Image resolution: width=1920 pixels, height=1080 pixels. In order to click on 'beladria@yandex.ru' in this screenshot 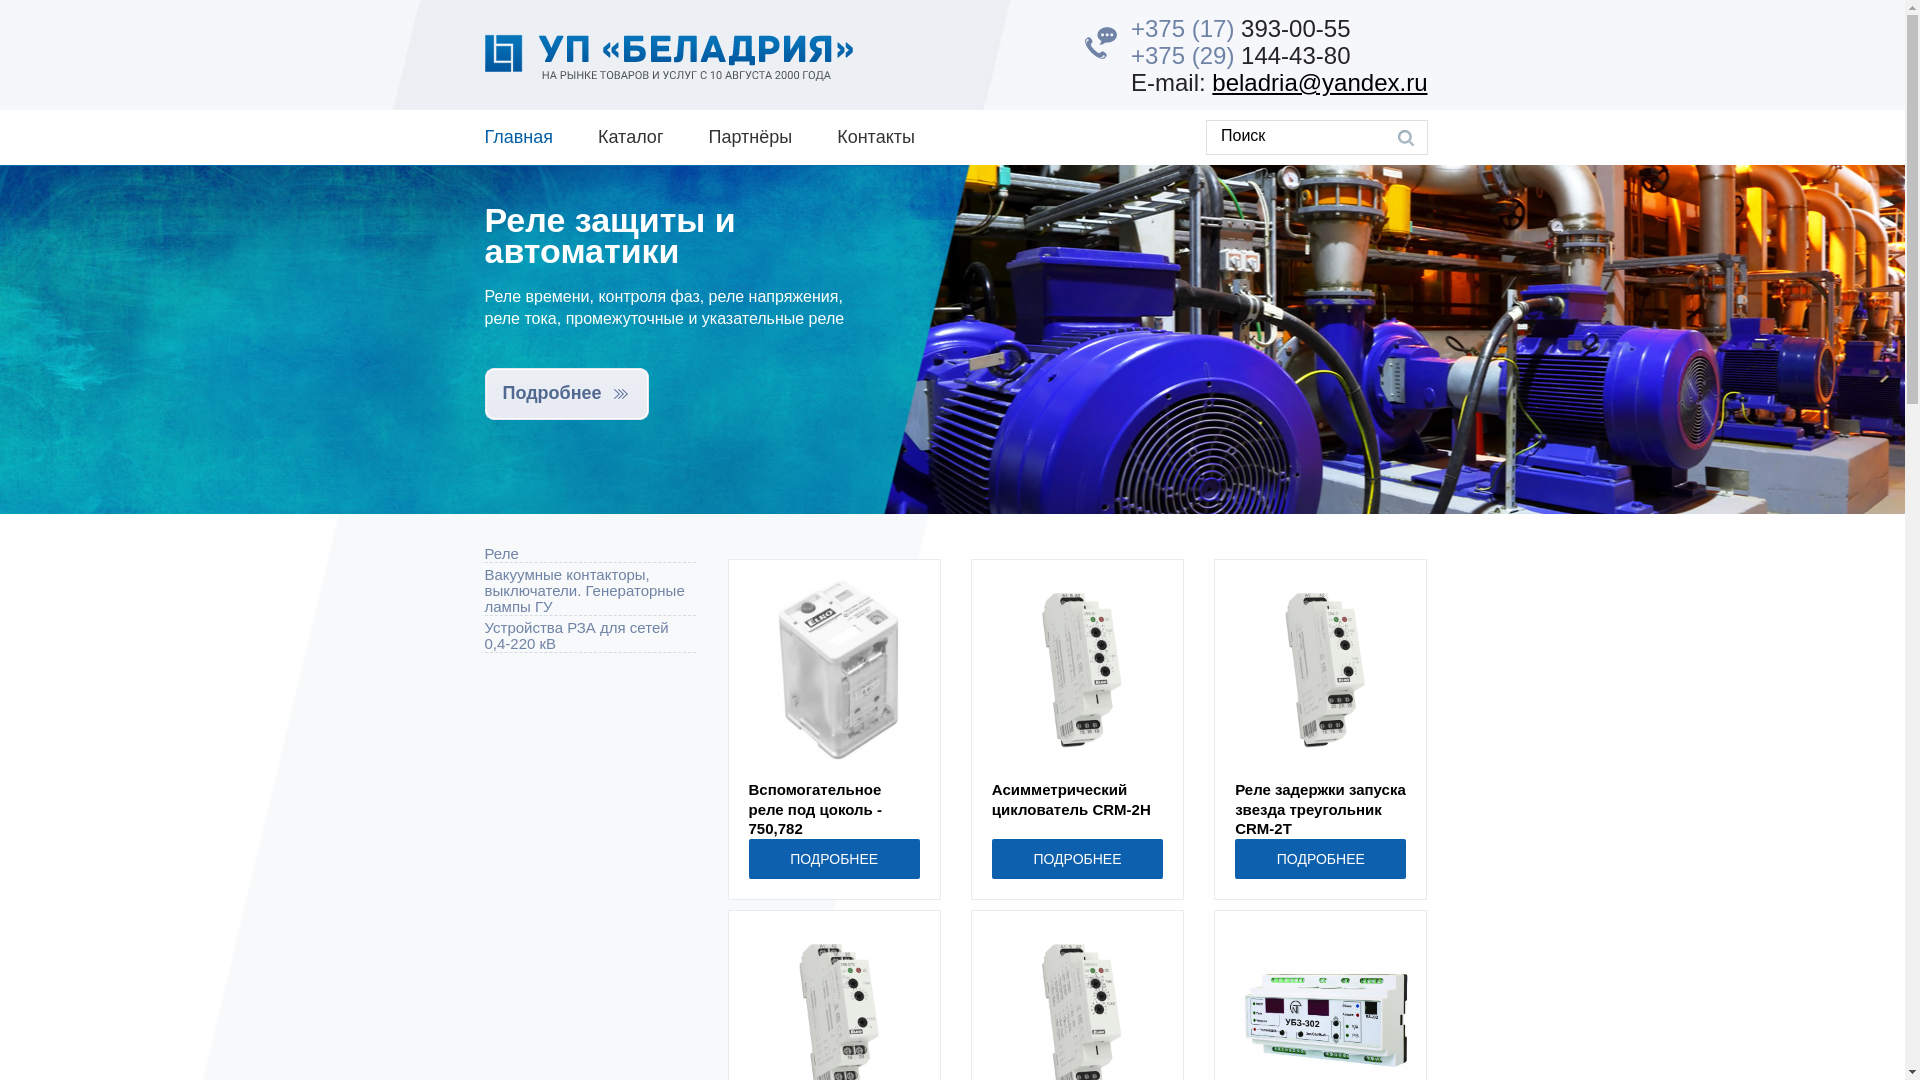, I will do `click(1319, 81)`.